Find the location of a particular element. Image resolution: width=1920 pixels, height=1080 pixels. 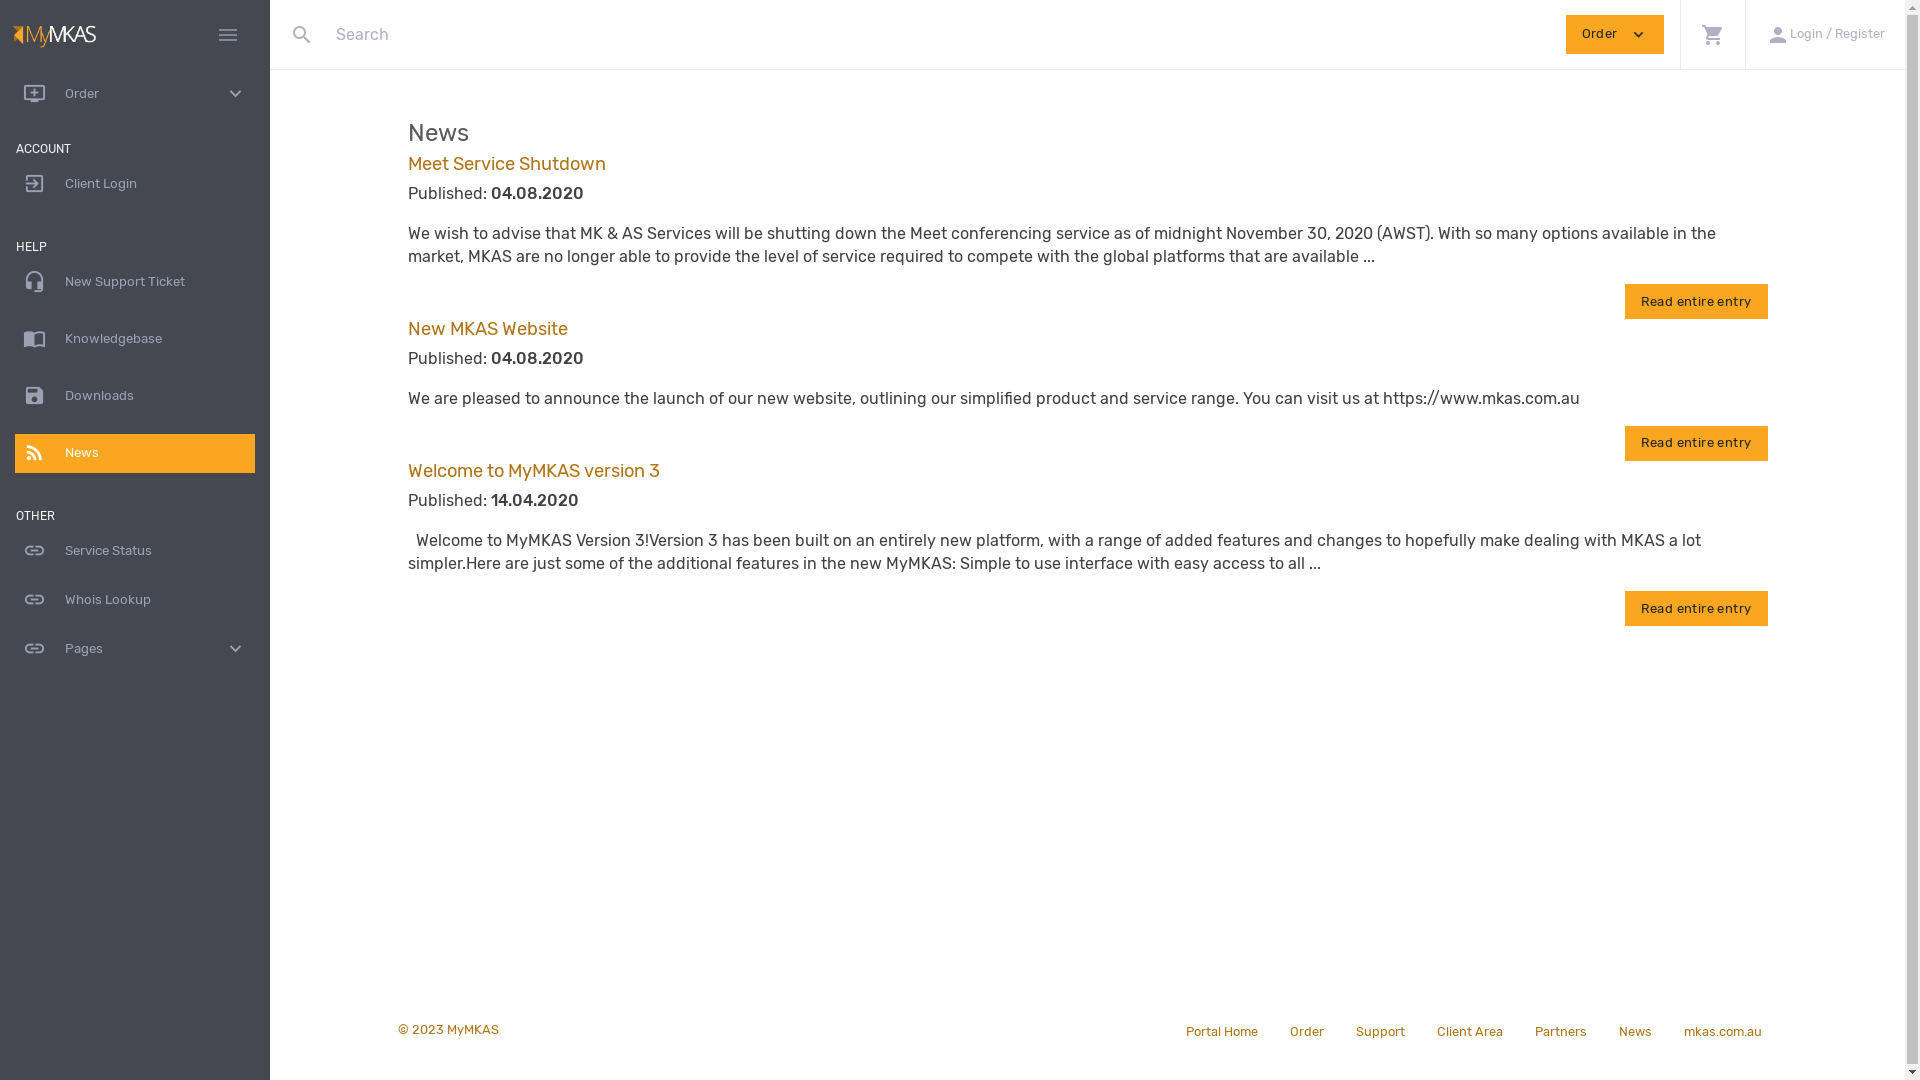

'exit_to_app Client Login' is located at coordinates (133, 184).